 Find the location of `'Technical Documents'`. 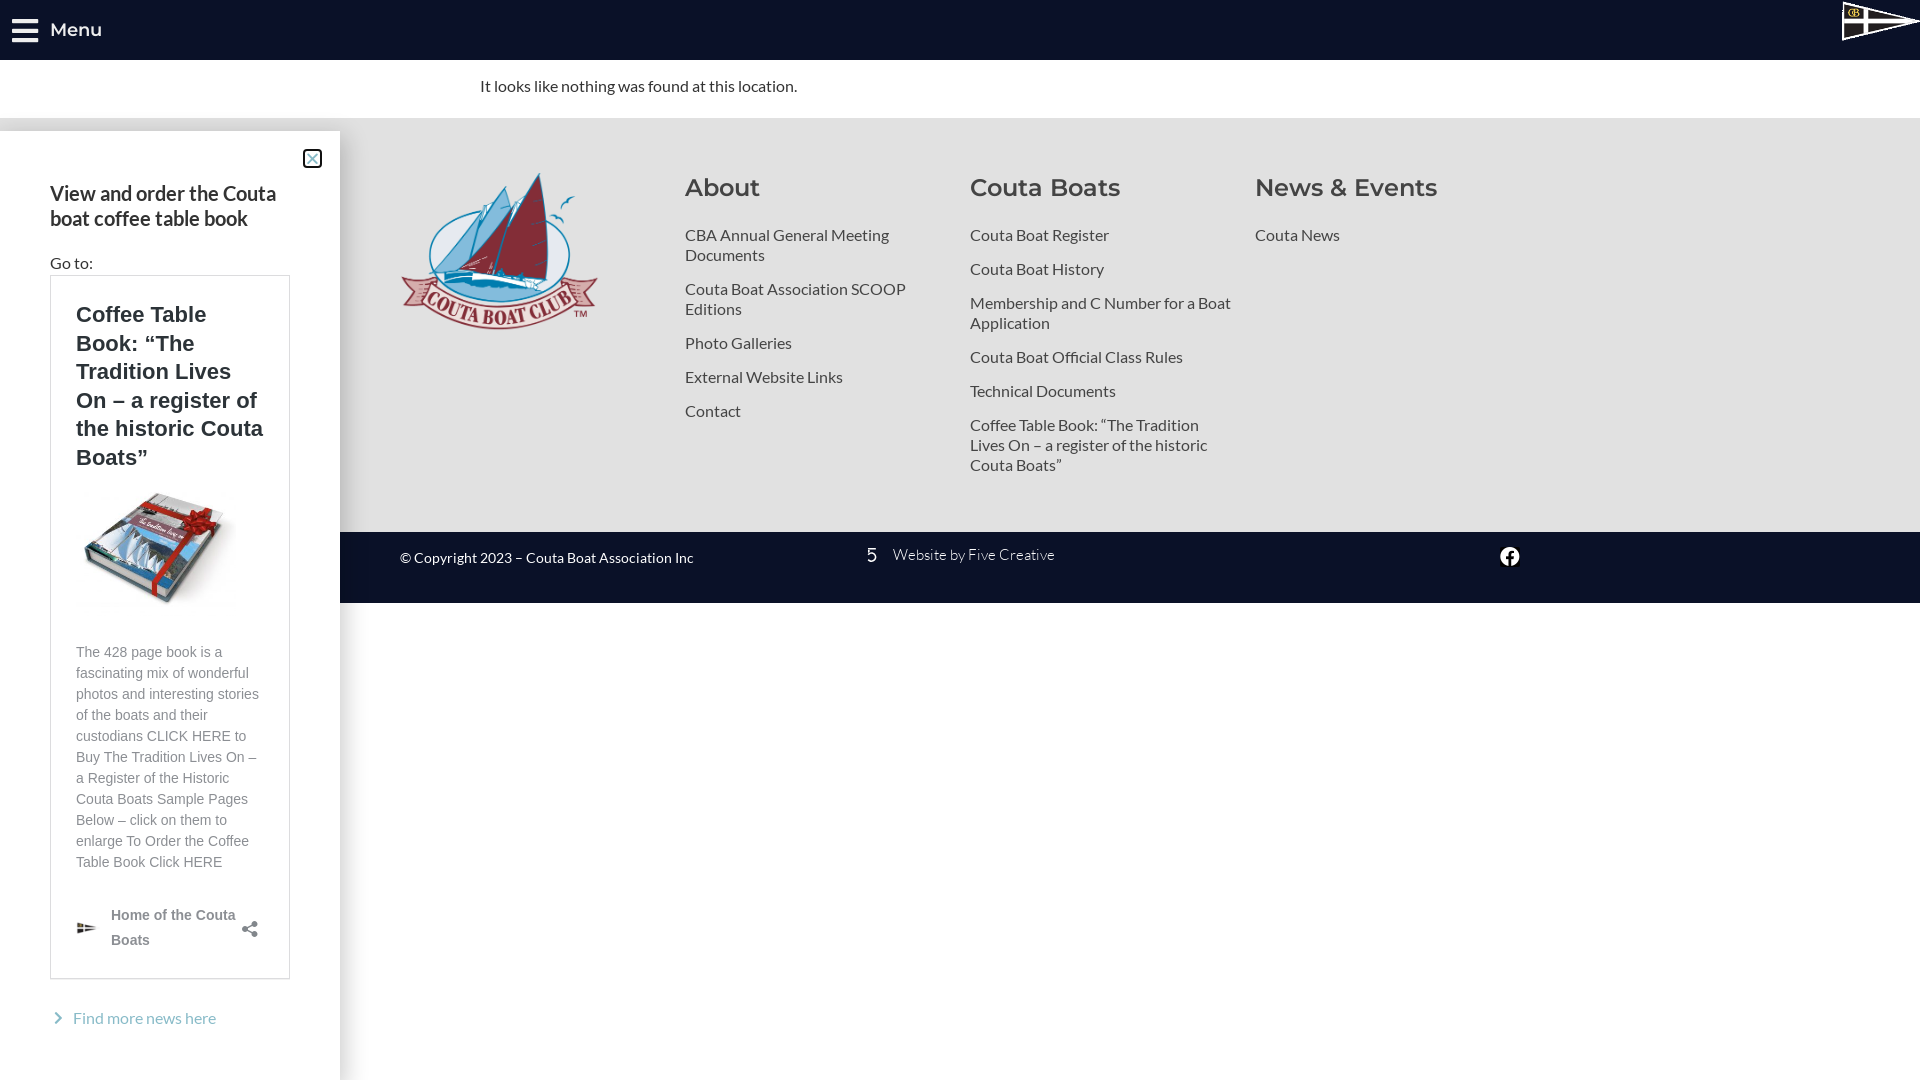

'Technical Documents' is located at coordinates (1101, 390).